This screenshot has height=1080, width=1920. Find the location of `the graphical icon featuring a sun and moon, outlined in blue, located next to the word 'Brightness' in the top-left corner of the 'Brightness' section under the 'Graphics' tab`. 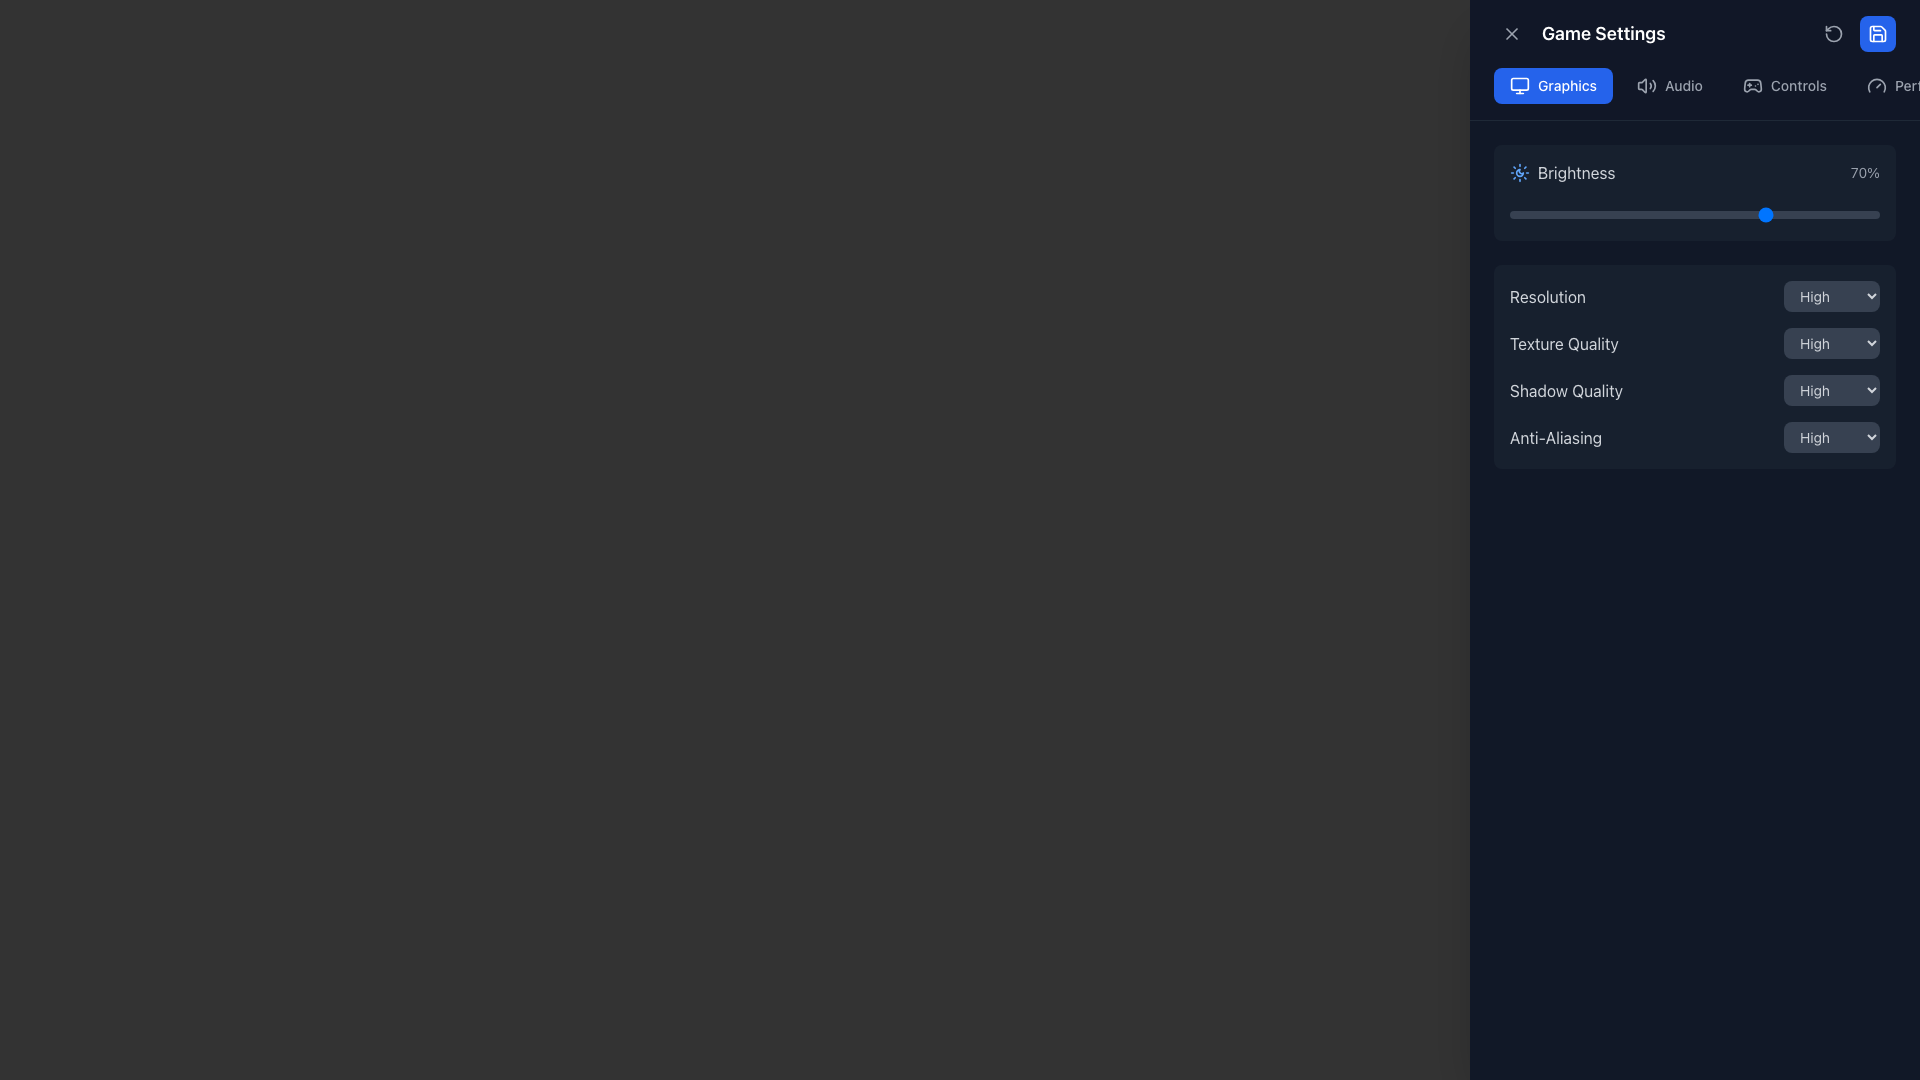

the graphical icon featuring a sun and moon, outlined in blue, located next to the word 'Brightness' in the top-left corner of the 'Brightness' section under the 'Graphics' tab is located at coordinates (1520, 172).